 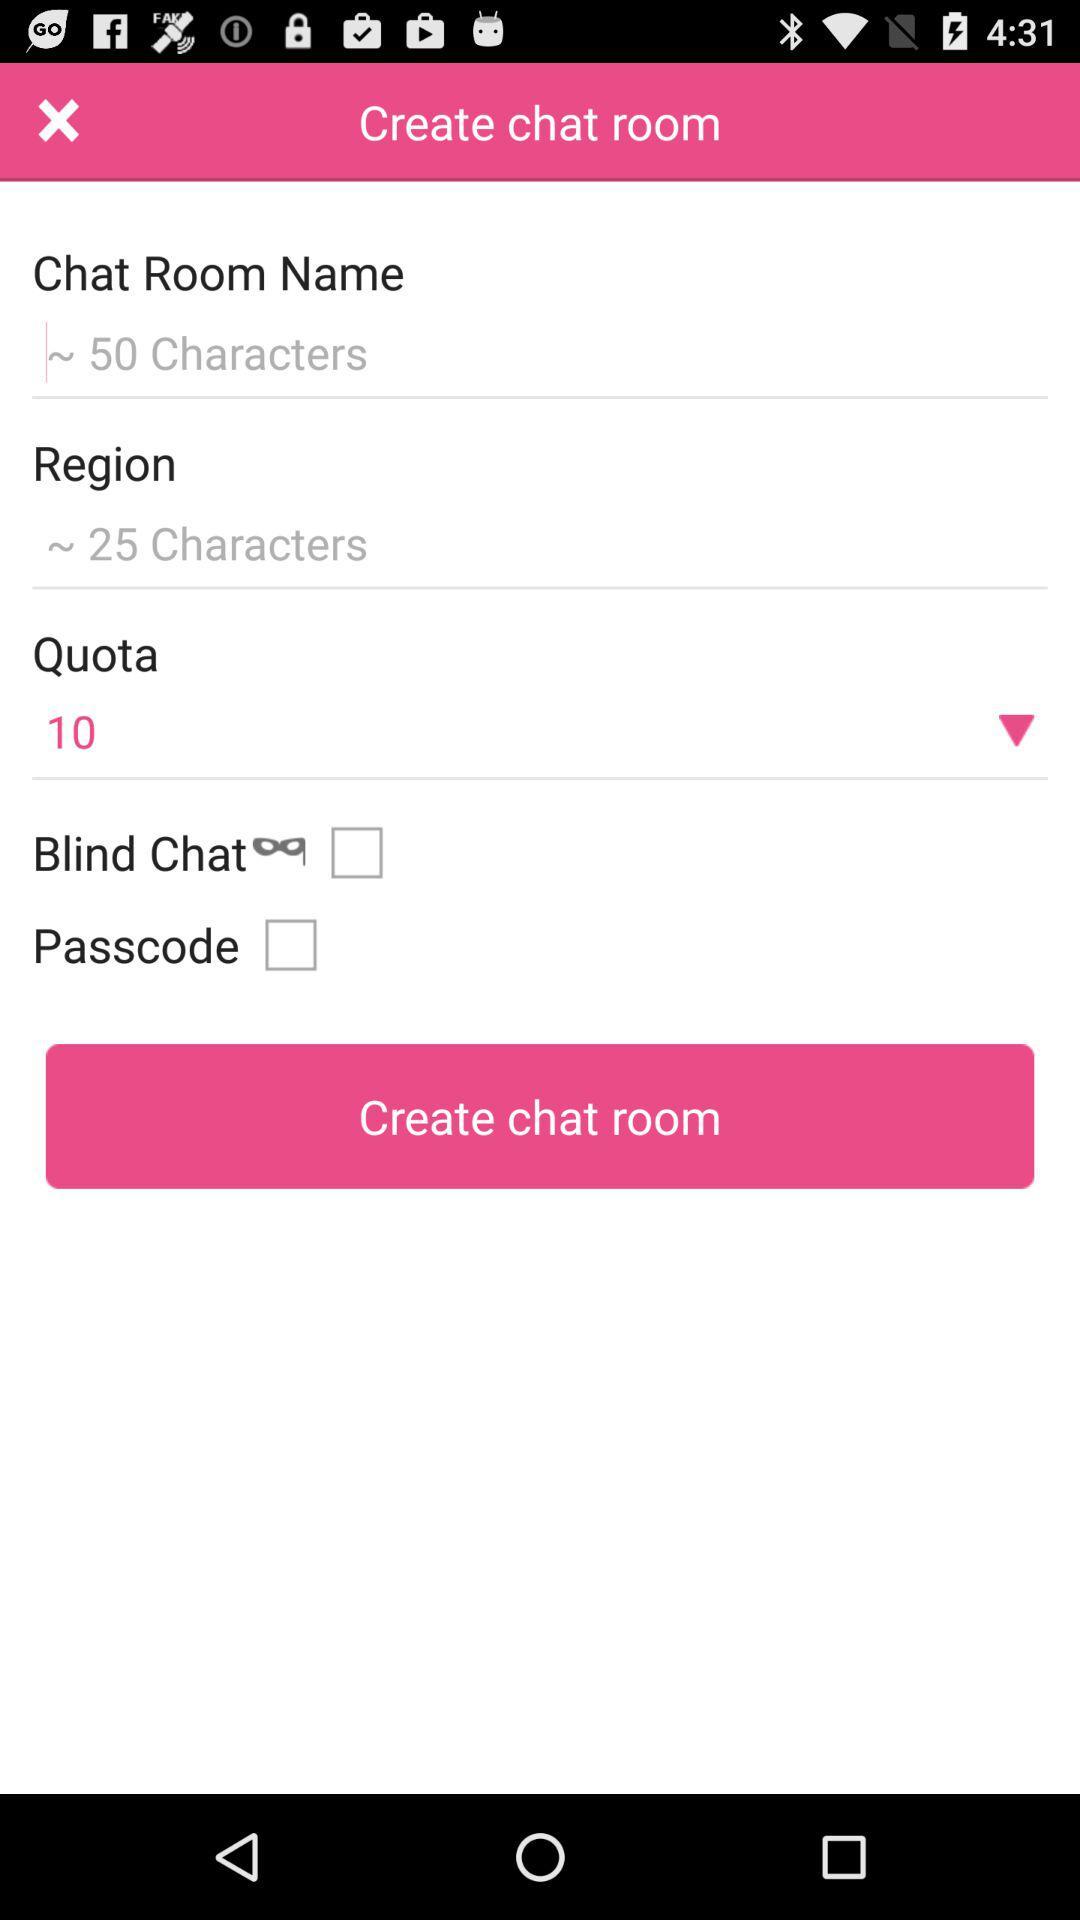 I want to click on to activate, so click(x=364, y=852).